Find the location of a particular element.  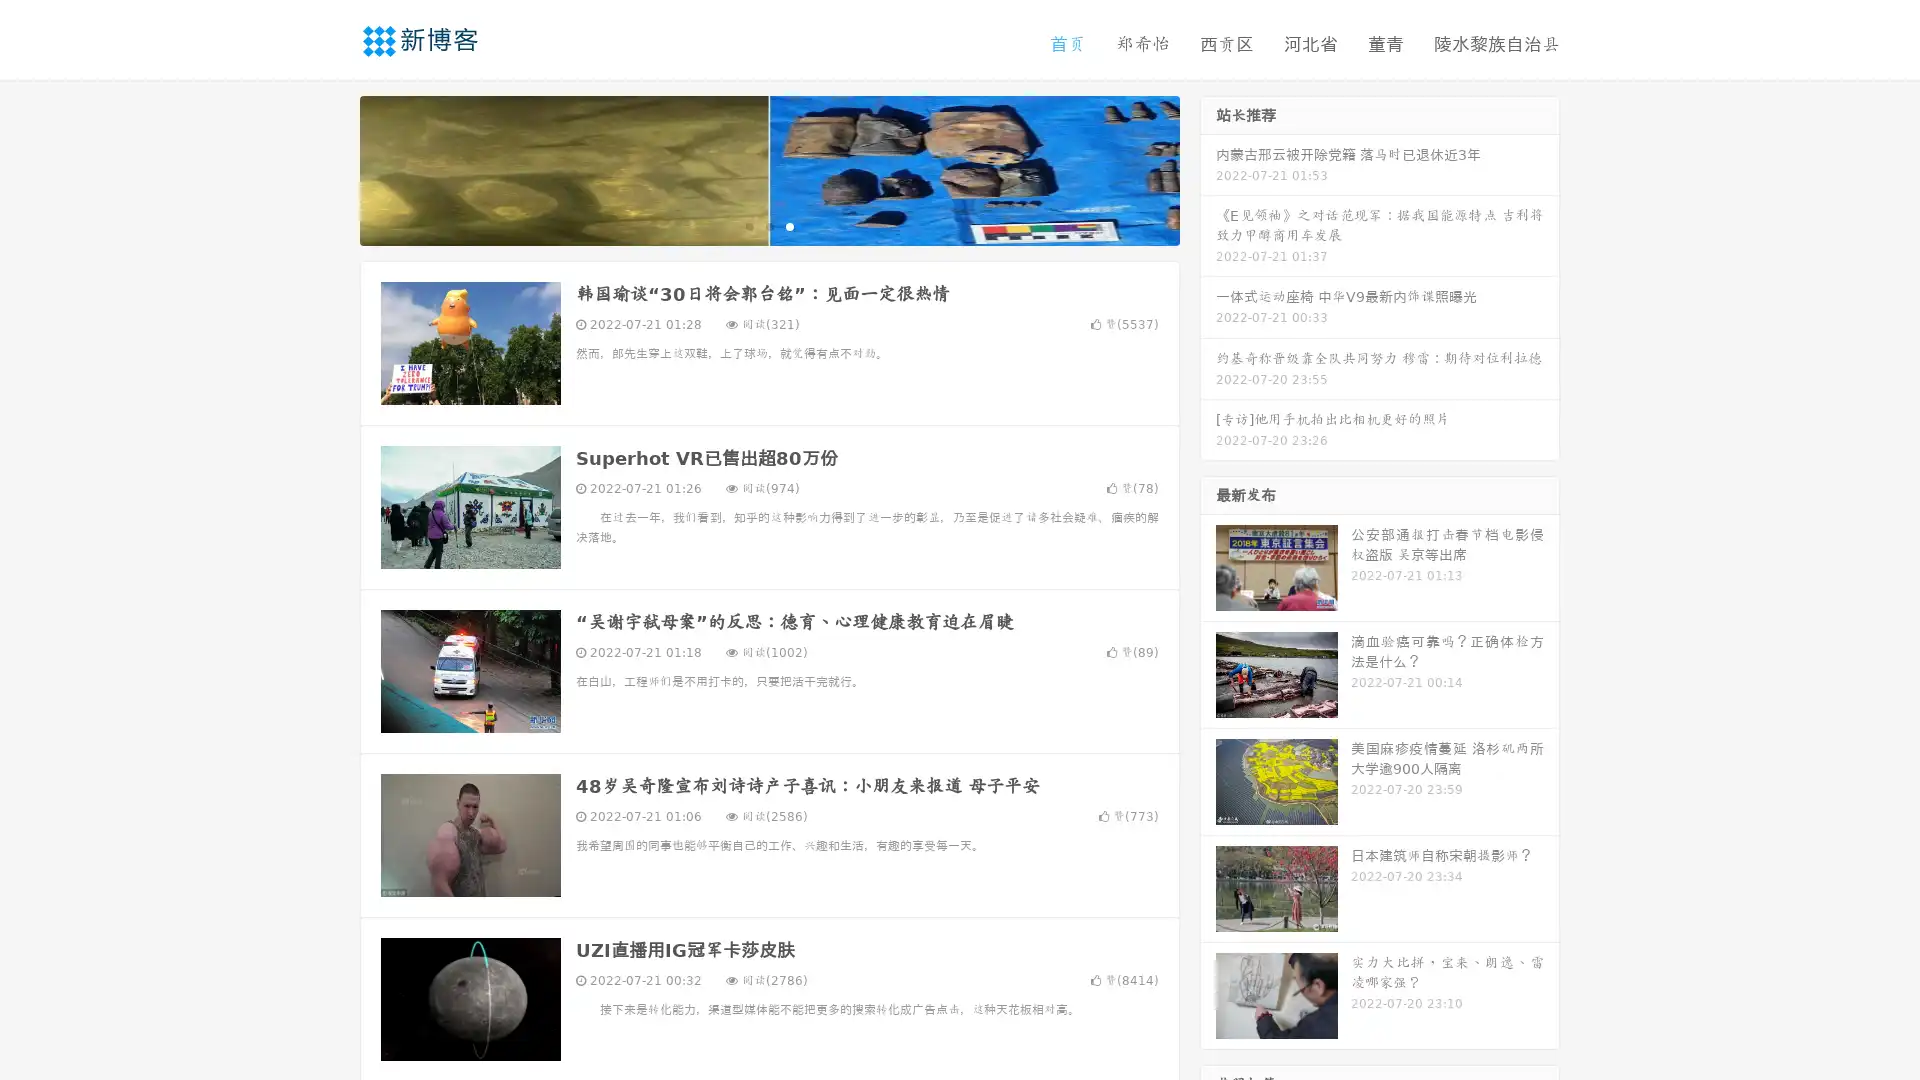

Go to slide 2 is located at coordinates (768, 225).